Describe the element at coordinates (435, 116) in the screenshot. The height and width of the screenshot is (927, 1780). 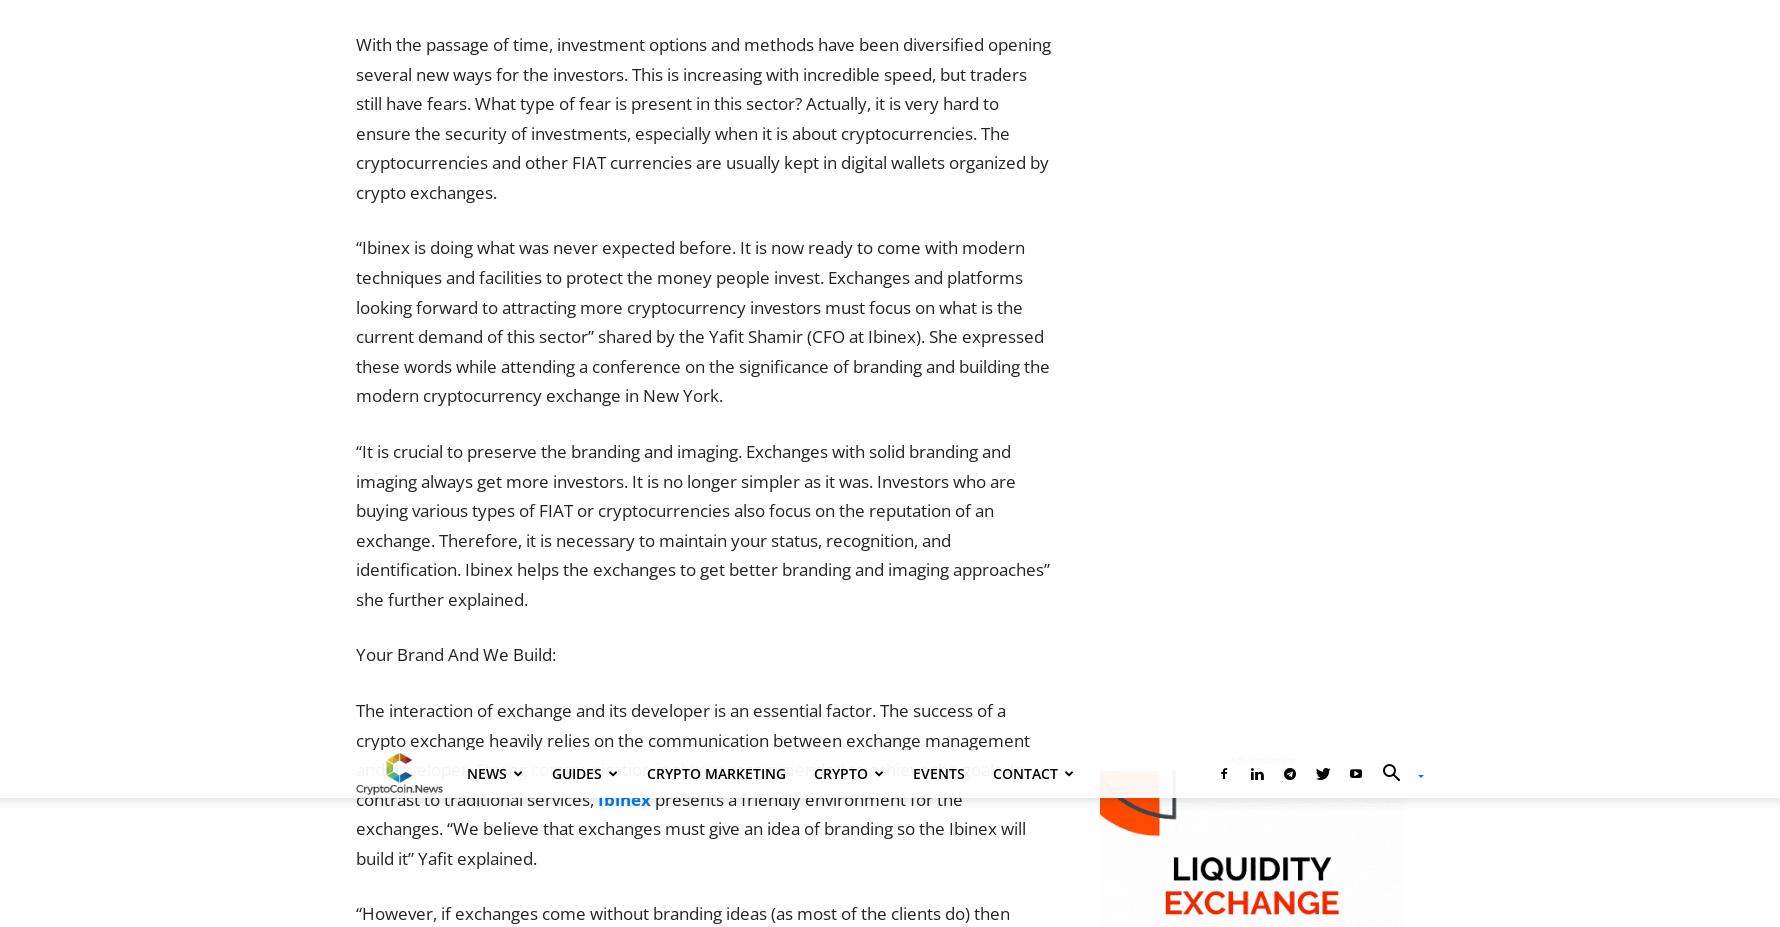
I see `'Contact Us Directly'` at that location.